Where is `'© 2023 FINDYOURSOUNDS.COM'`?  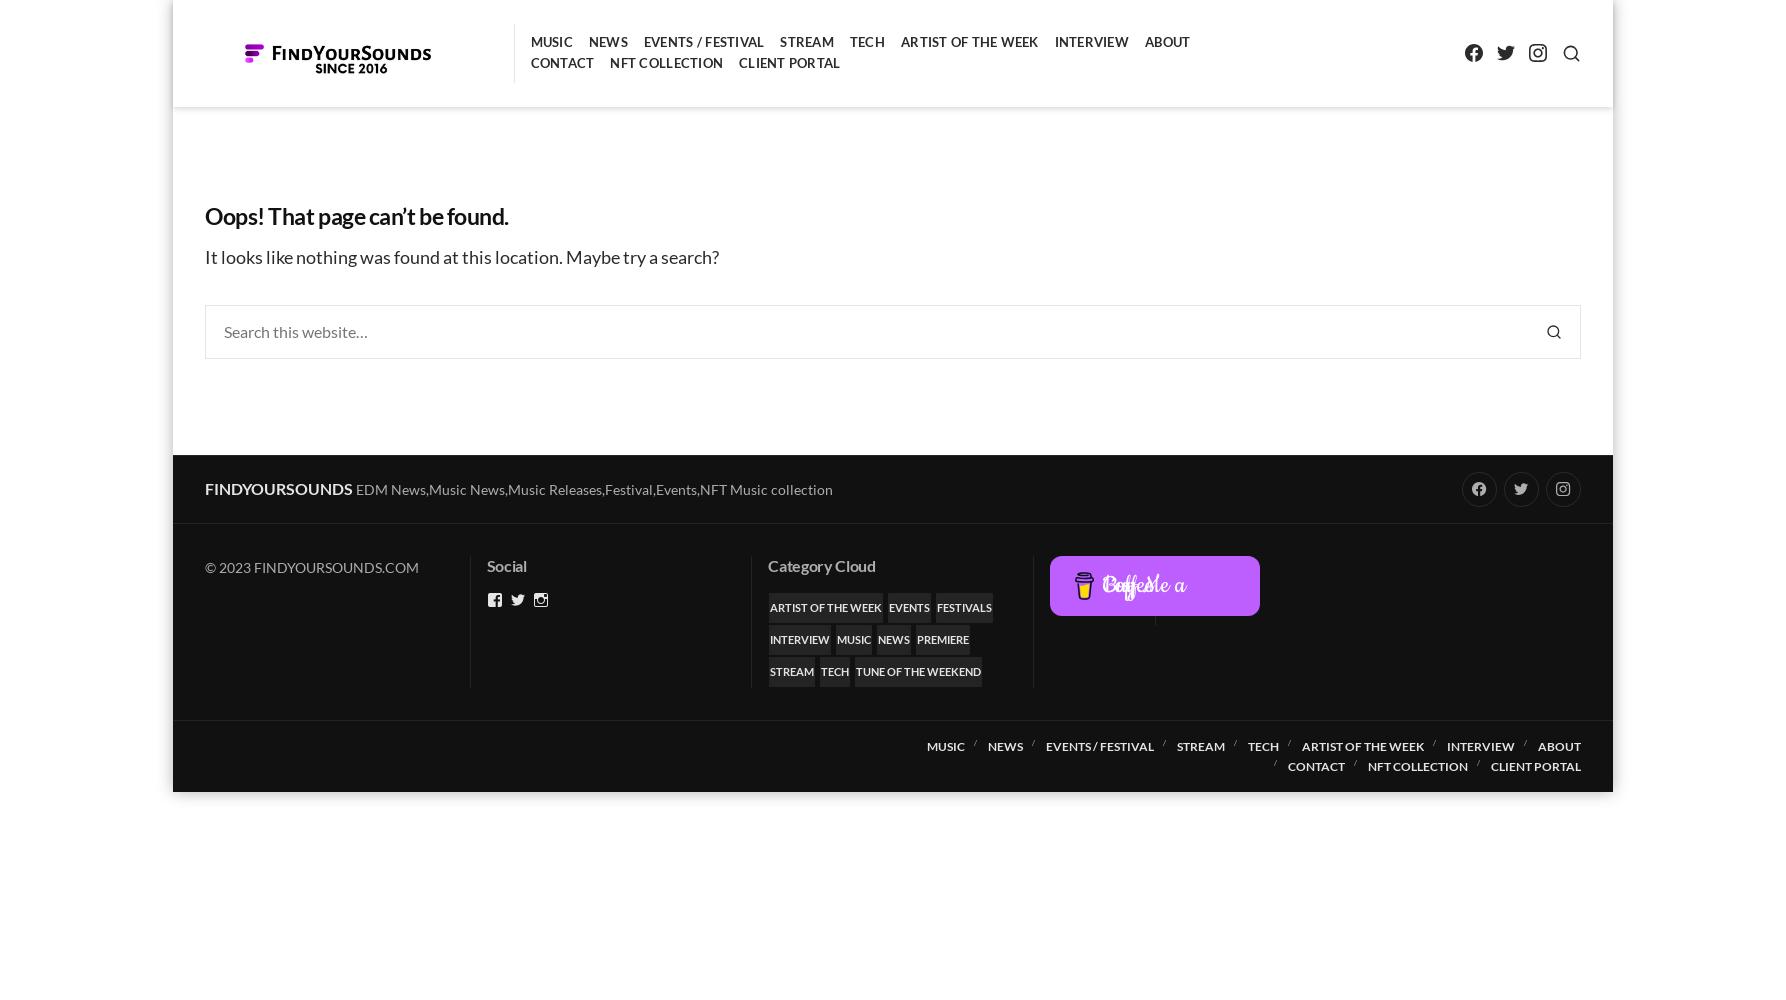 '© 2023 FINDYOURSOUNDS.COM' is located at coordinates (312, 565).